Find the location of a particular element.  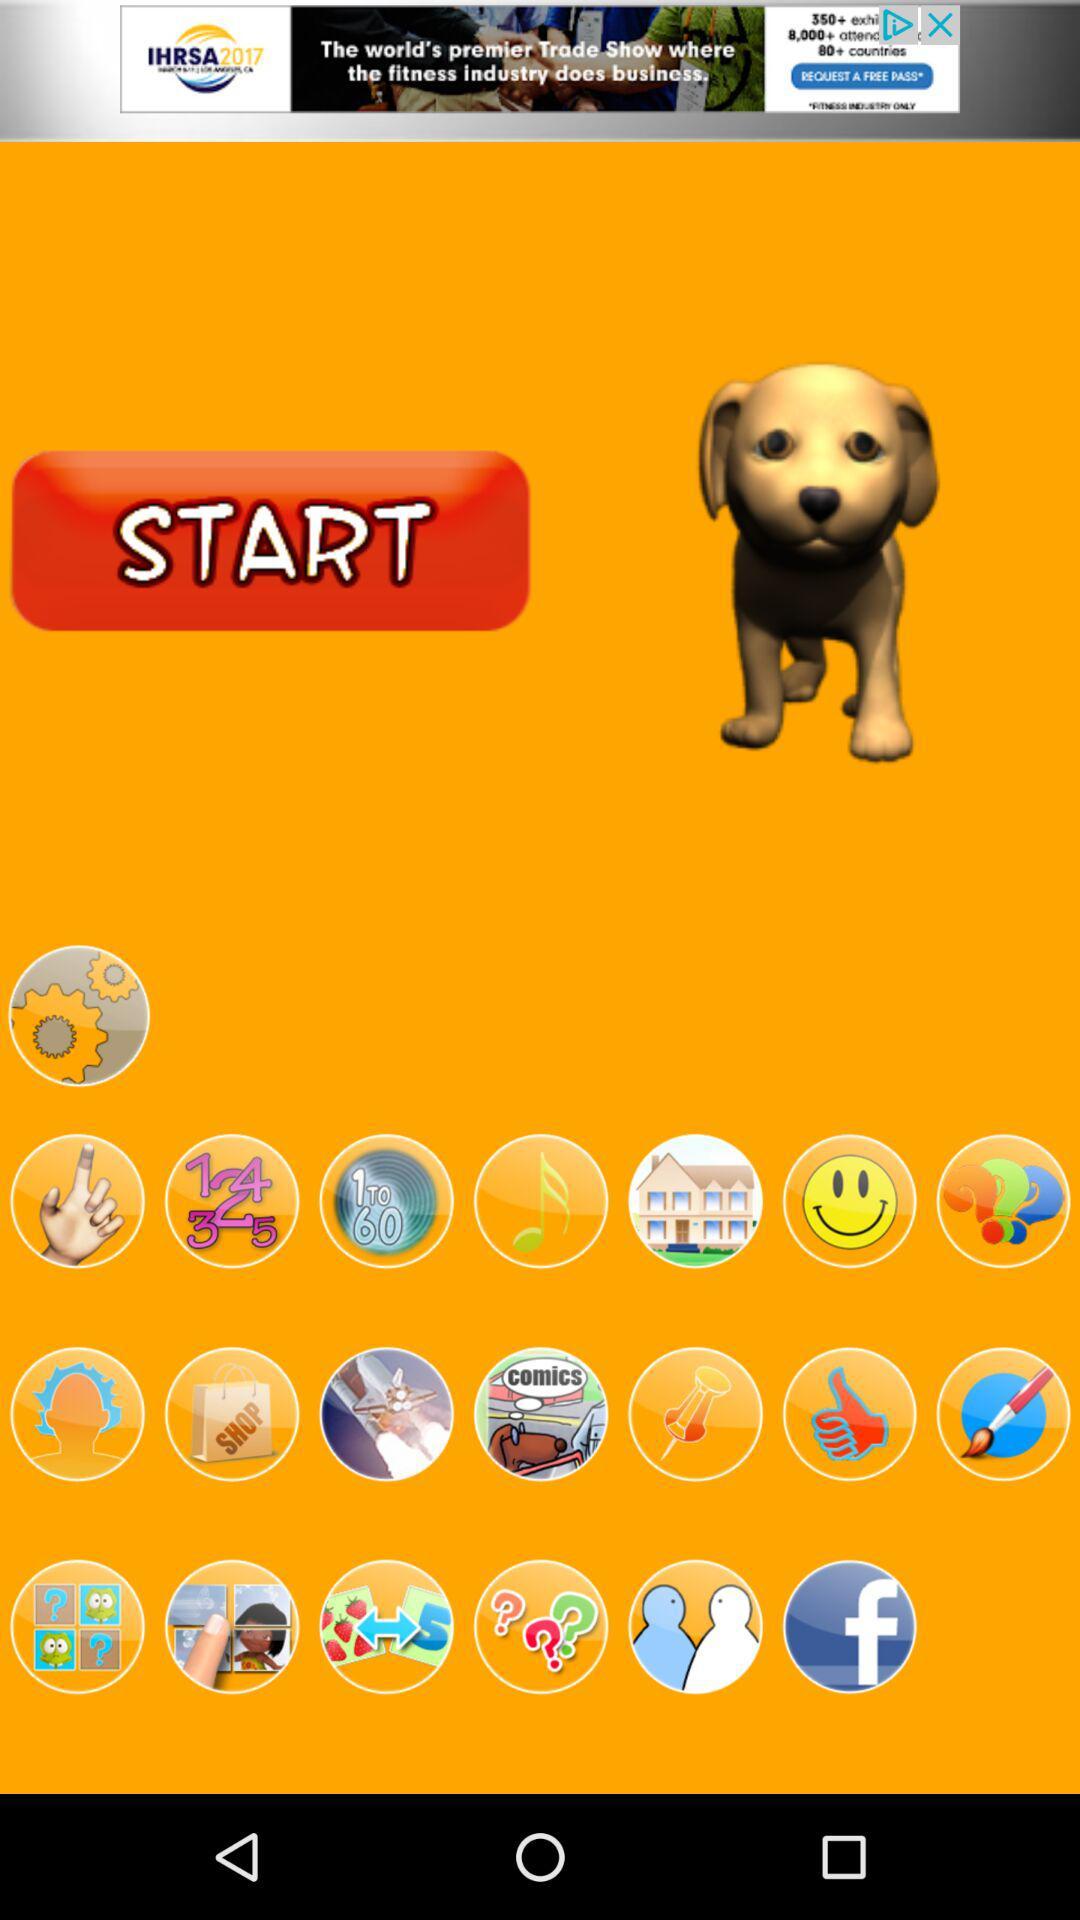

the facebook icon is located at coordinates (849, 1740).